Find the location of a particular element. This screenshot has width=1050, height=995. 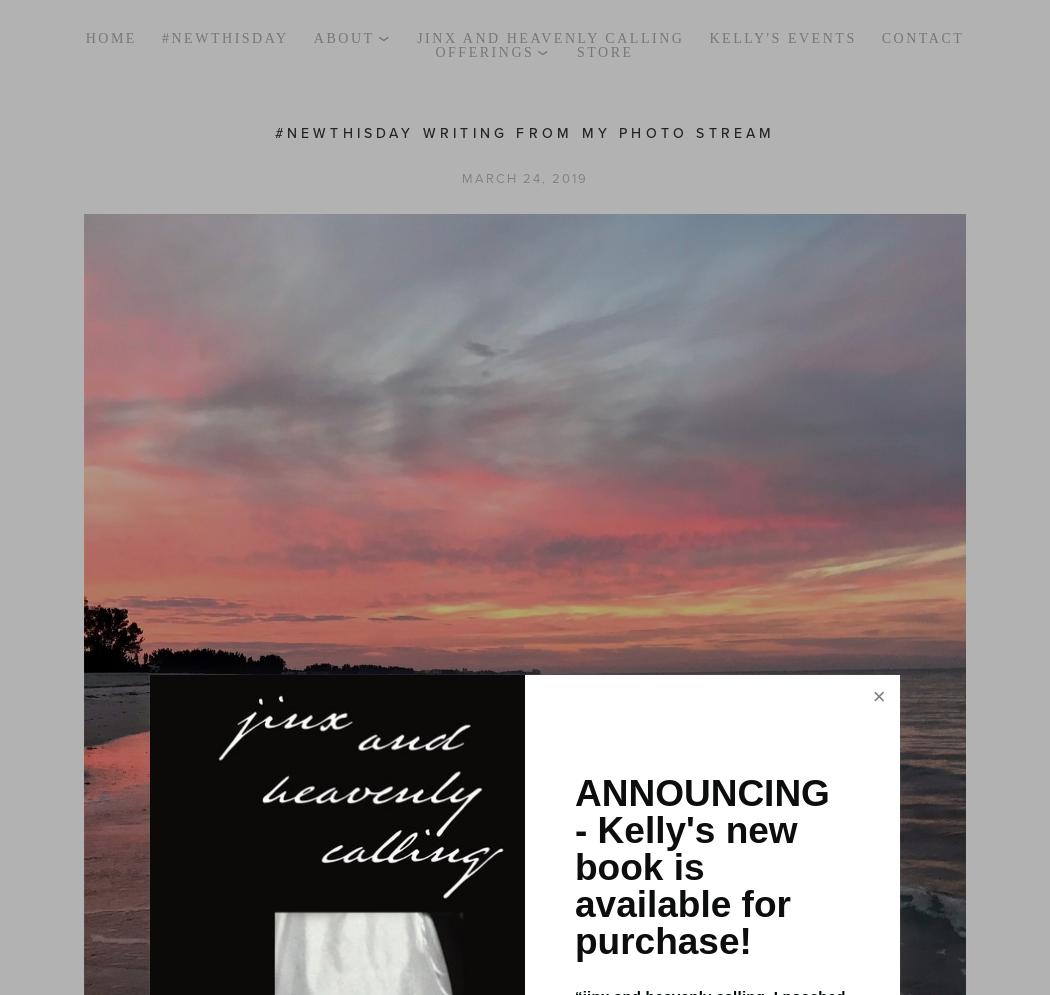

'AFA Fall 2023 6 Week Webinar' is located at coordinates (577, 260).